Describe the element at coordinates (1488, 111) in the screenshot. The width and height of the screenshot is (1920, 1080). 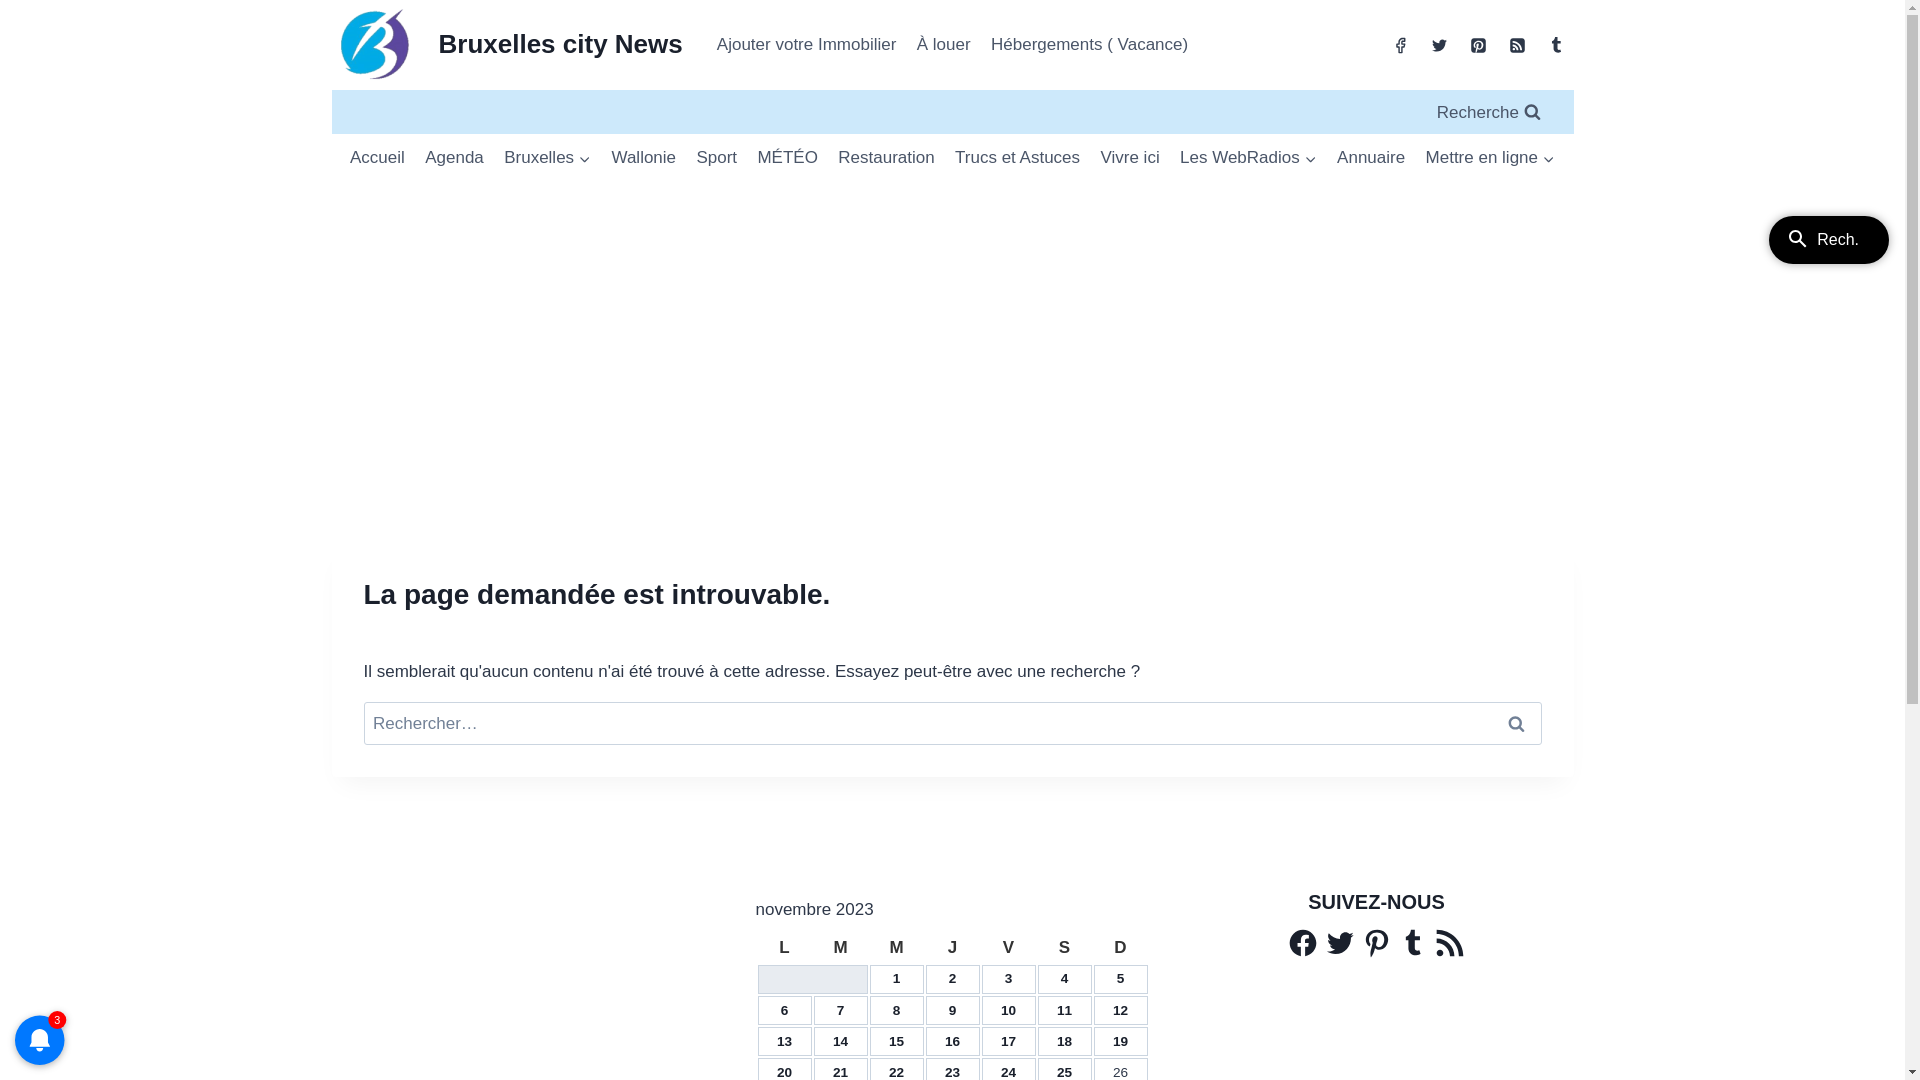
I see `'Recherche'` at that location.